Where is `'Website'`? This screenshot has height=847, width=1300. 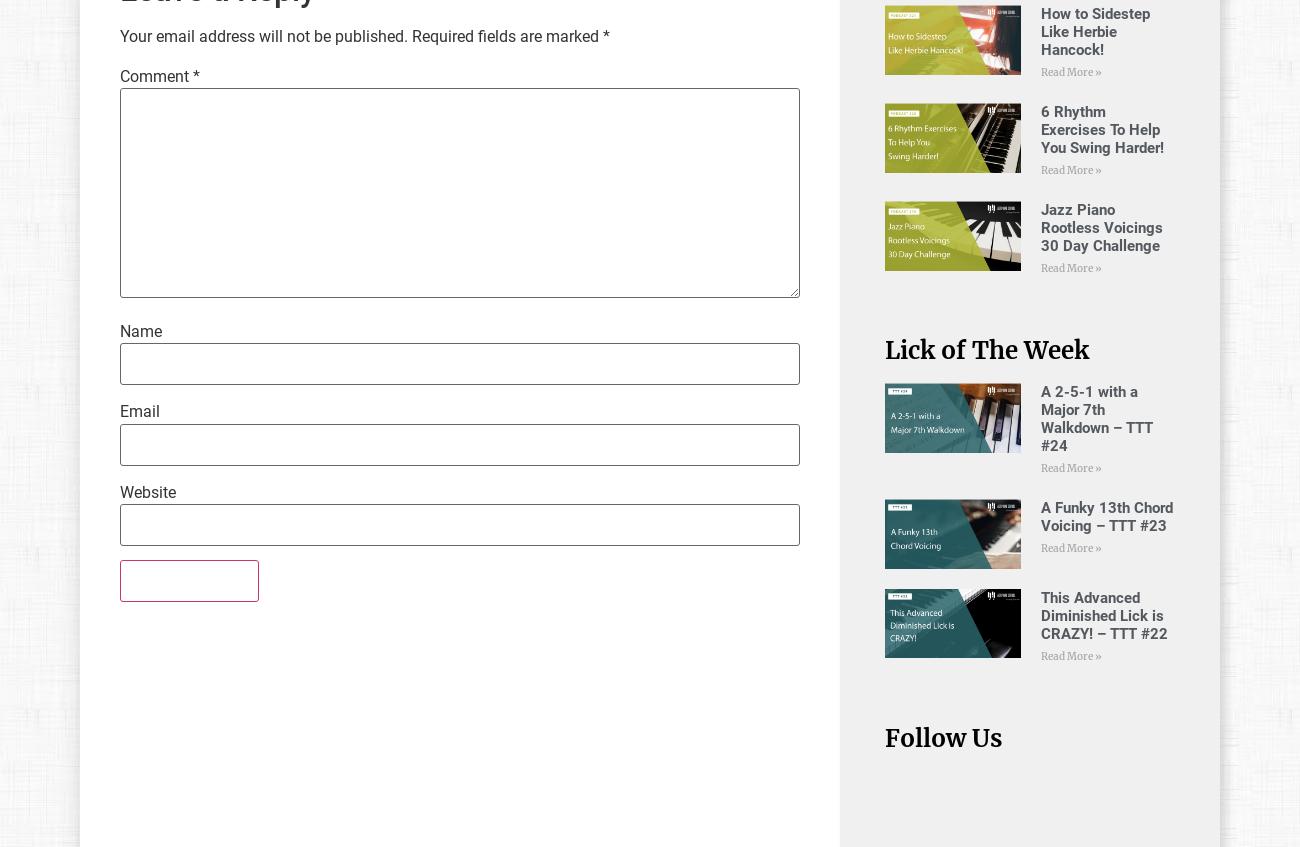
'Website' is located at coordinates (146, 490).